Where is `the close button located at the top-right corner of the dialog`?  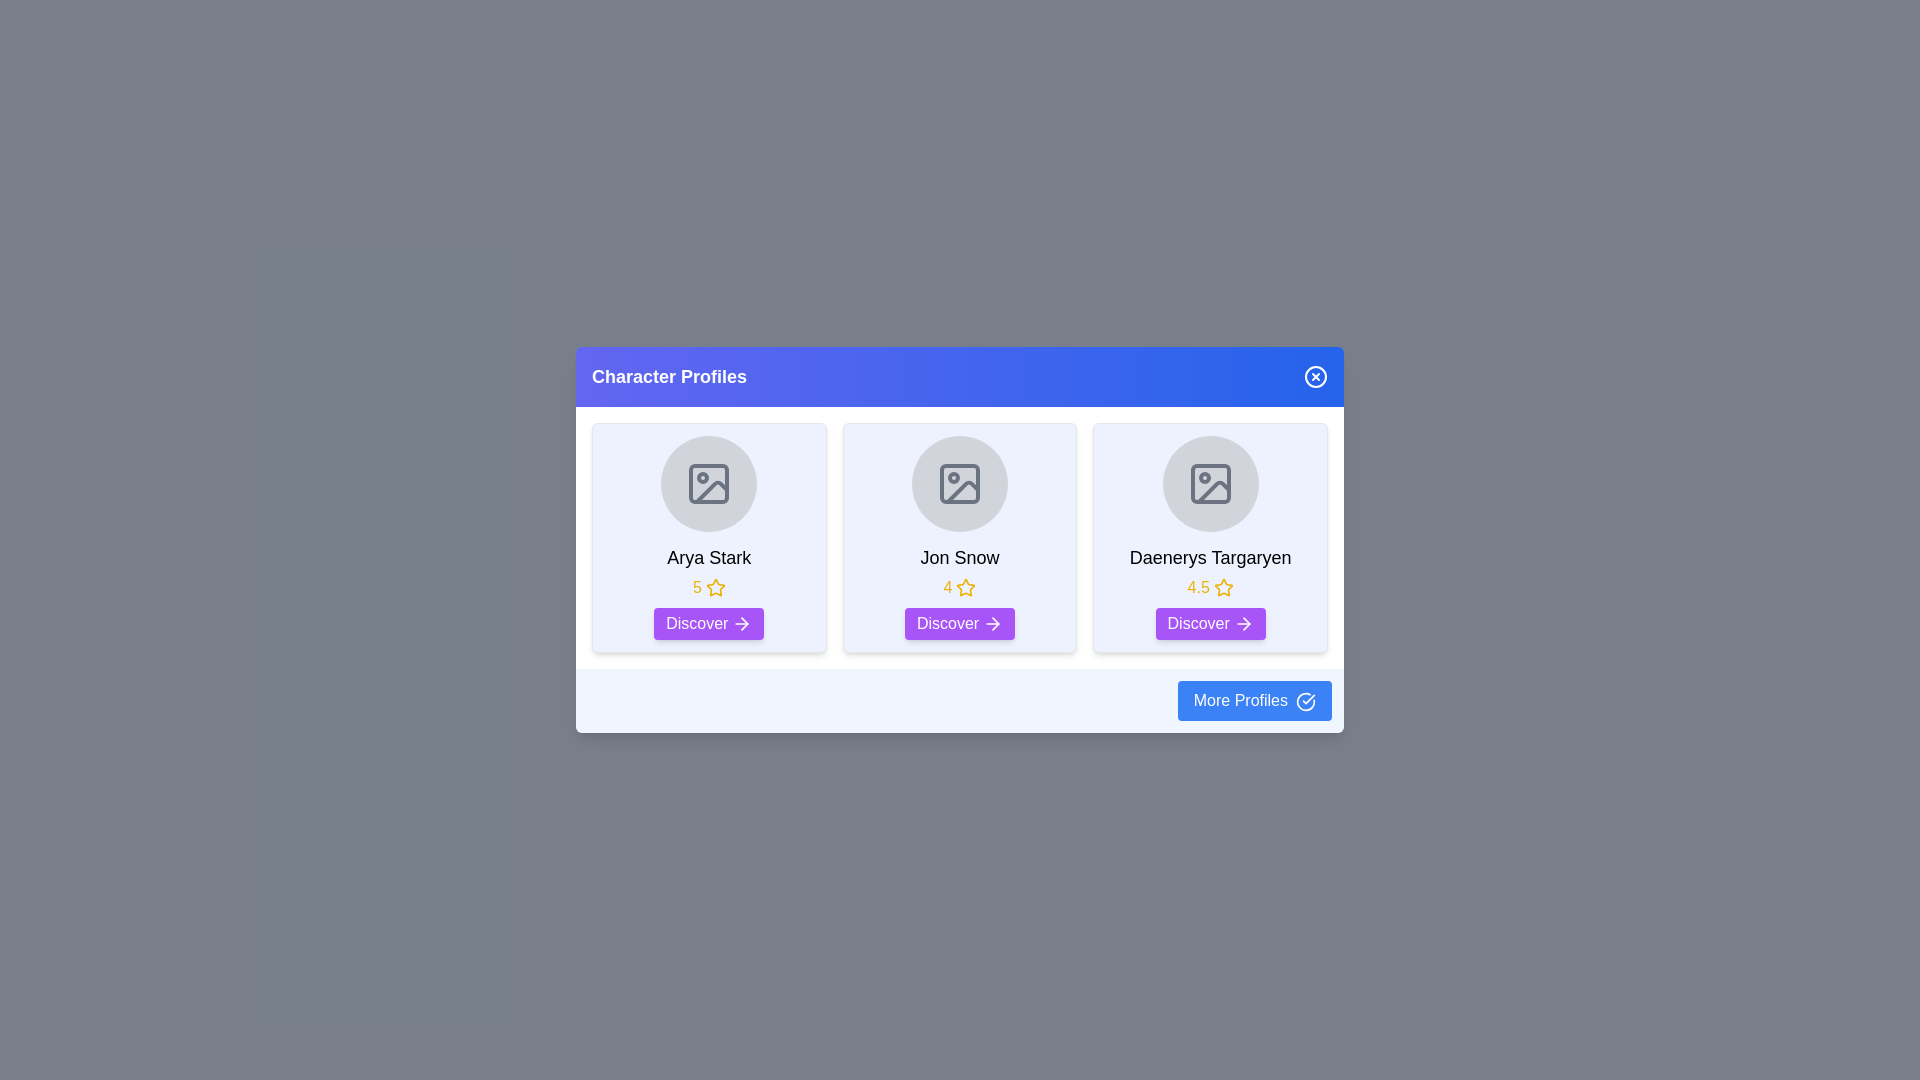
the close button located at the top-right corner of the dialog is located at coordinates (1315, 377).